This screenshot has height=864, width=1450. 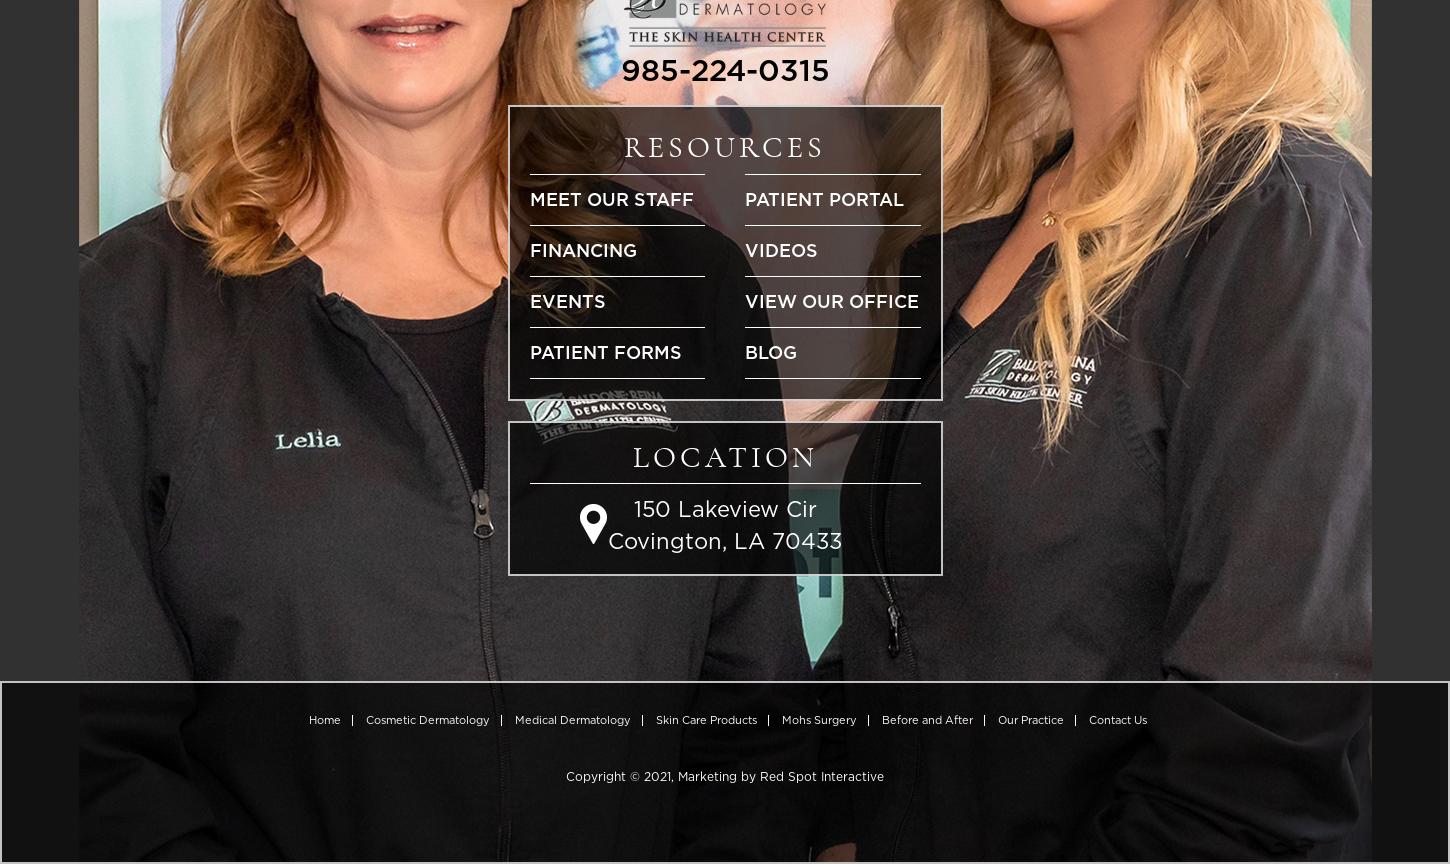 What do you see at coordinates (725, 540) in the screenshot?
I see `'Covington, LA 70433'` at bounding box center [725, 540].